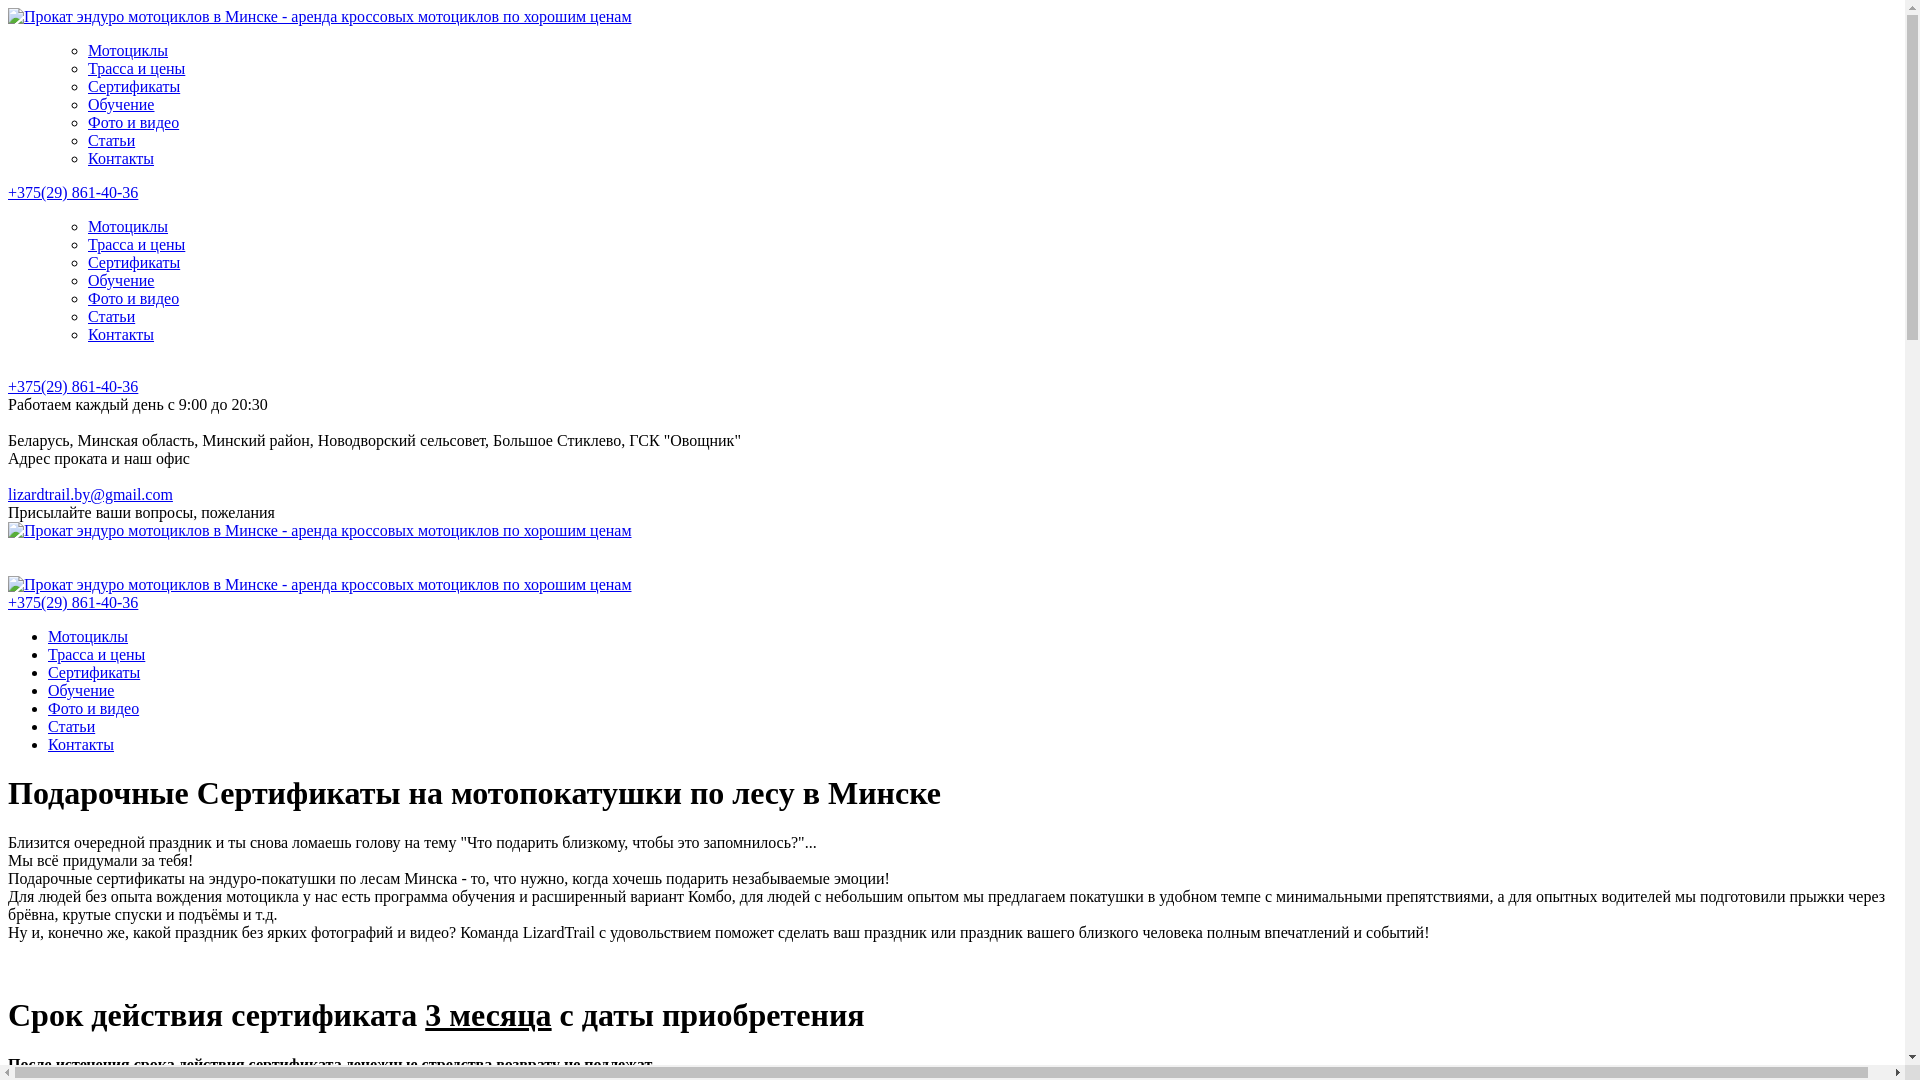 This screenshot has height=1080, width=1920. What do you see at coordinates (72, 192) in the screenshot?
I see `'+375(29) 861-40-36'` at bounding box center [72, 192].